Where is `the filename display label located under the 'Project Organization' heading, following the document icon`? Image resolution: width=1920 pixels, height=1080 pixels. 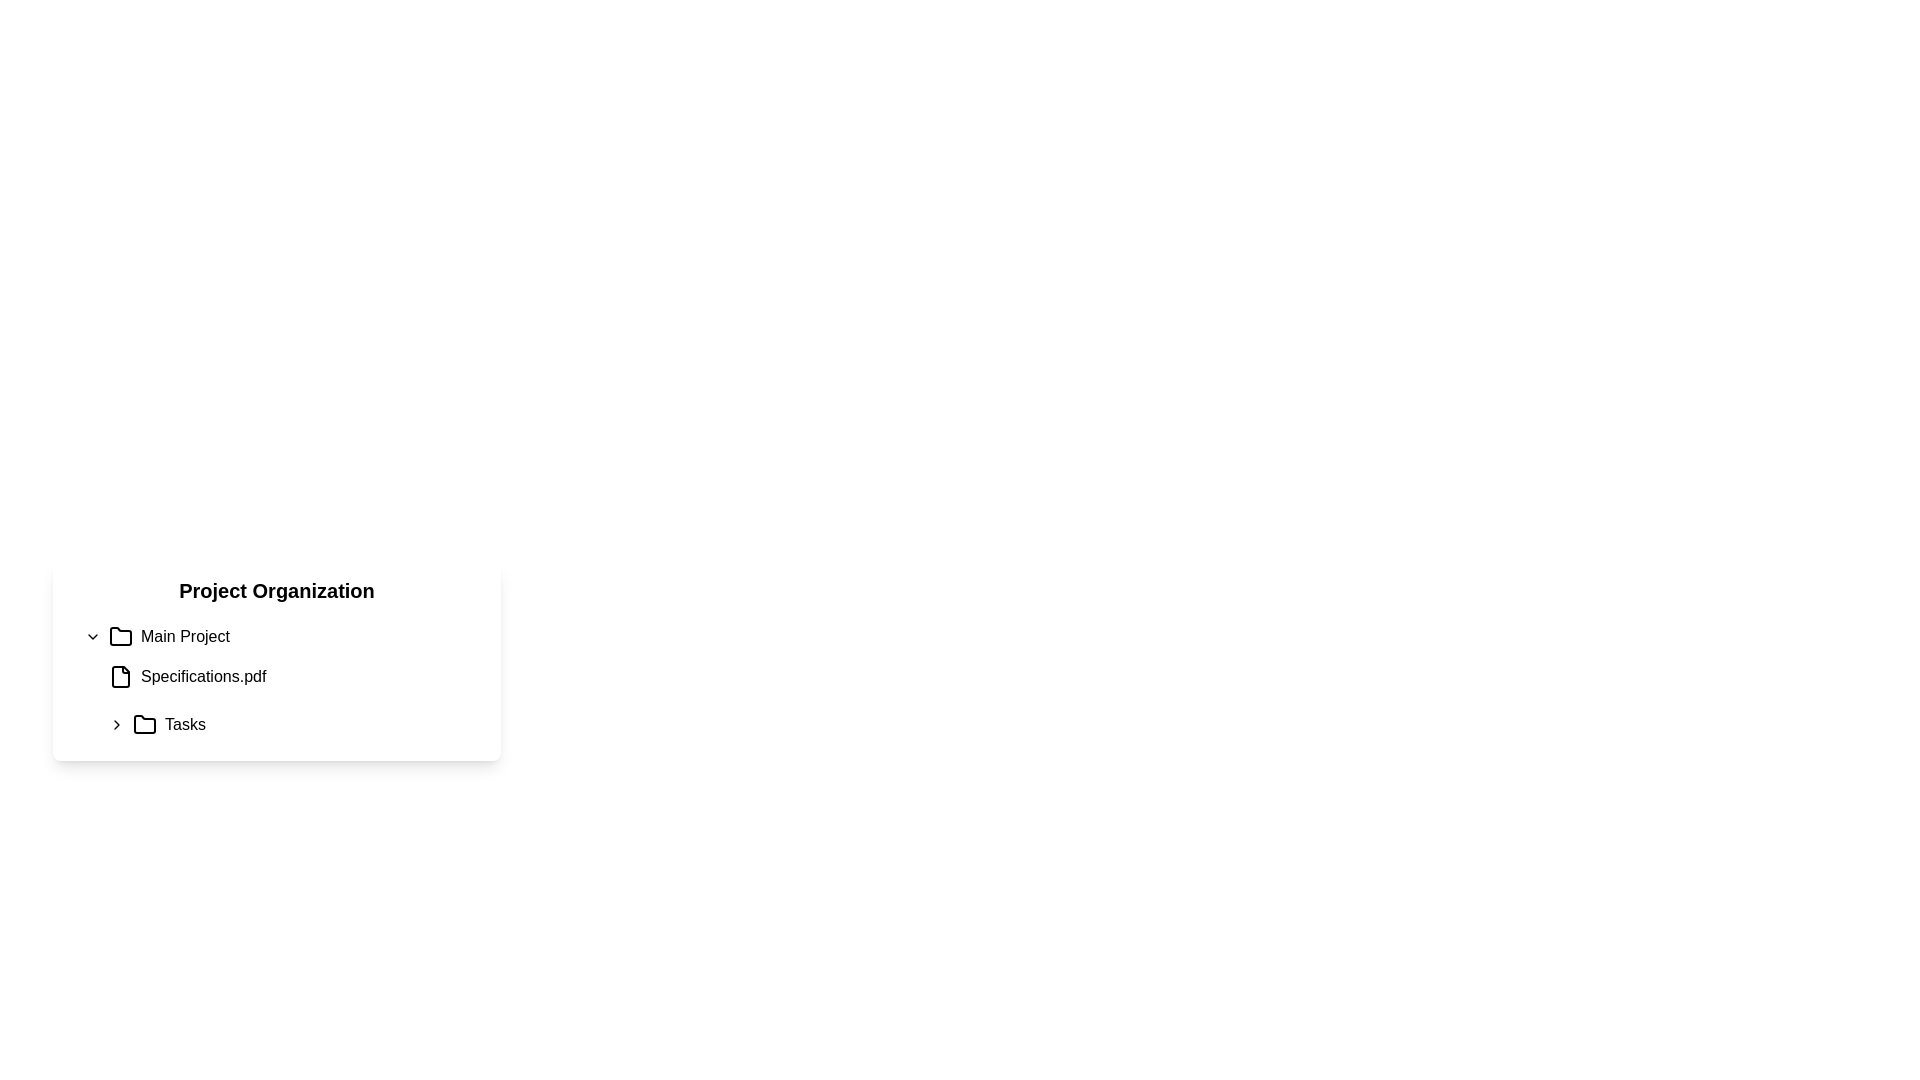
the filename display label located under the 'Project Organization' heading, following the document icon is located at coordinates (203, 676).